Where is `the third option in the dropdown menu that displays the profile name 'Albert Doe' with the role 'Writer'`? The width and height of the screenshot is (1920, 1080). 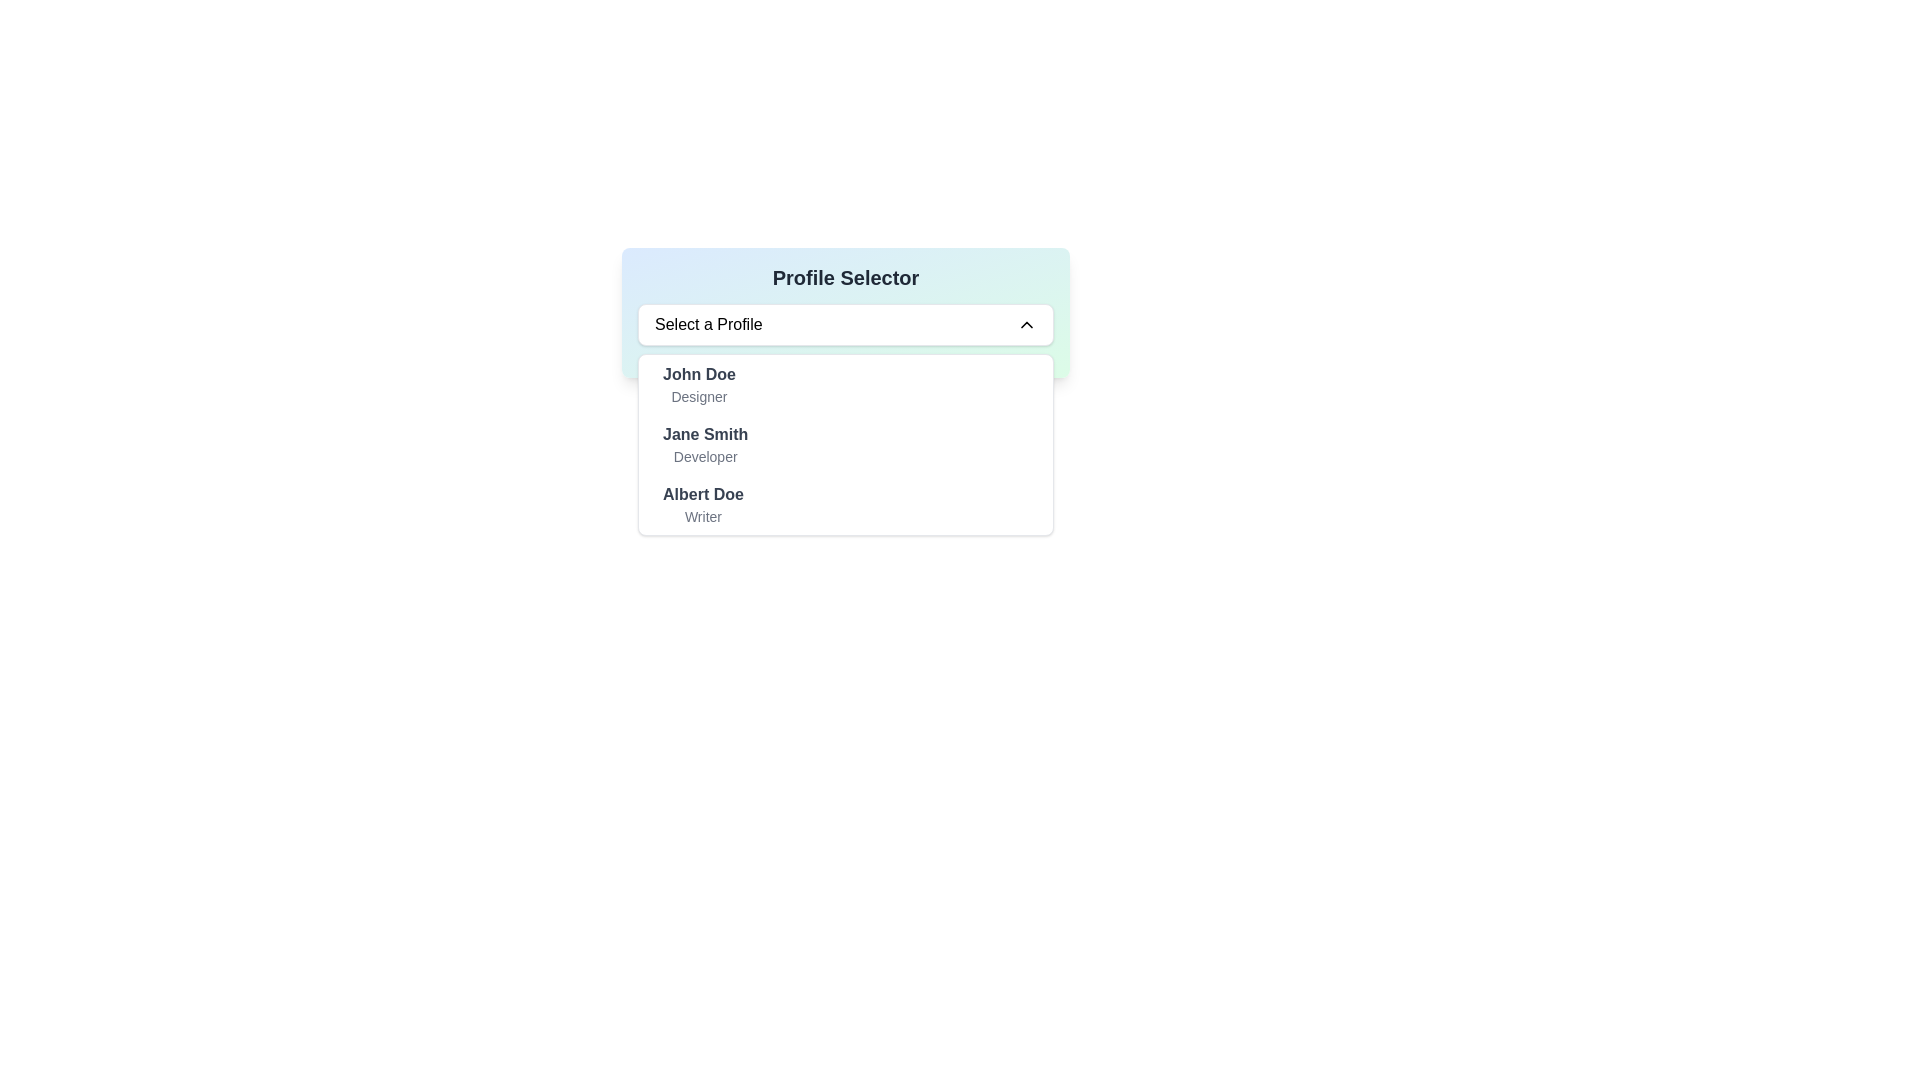
the third option in the dropdown menu that displays the profile name 'Albert Doe' with the role 'Writer' is located at coordinates (703, 494).